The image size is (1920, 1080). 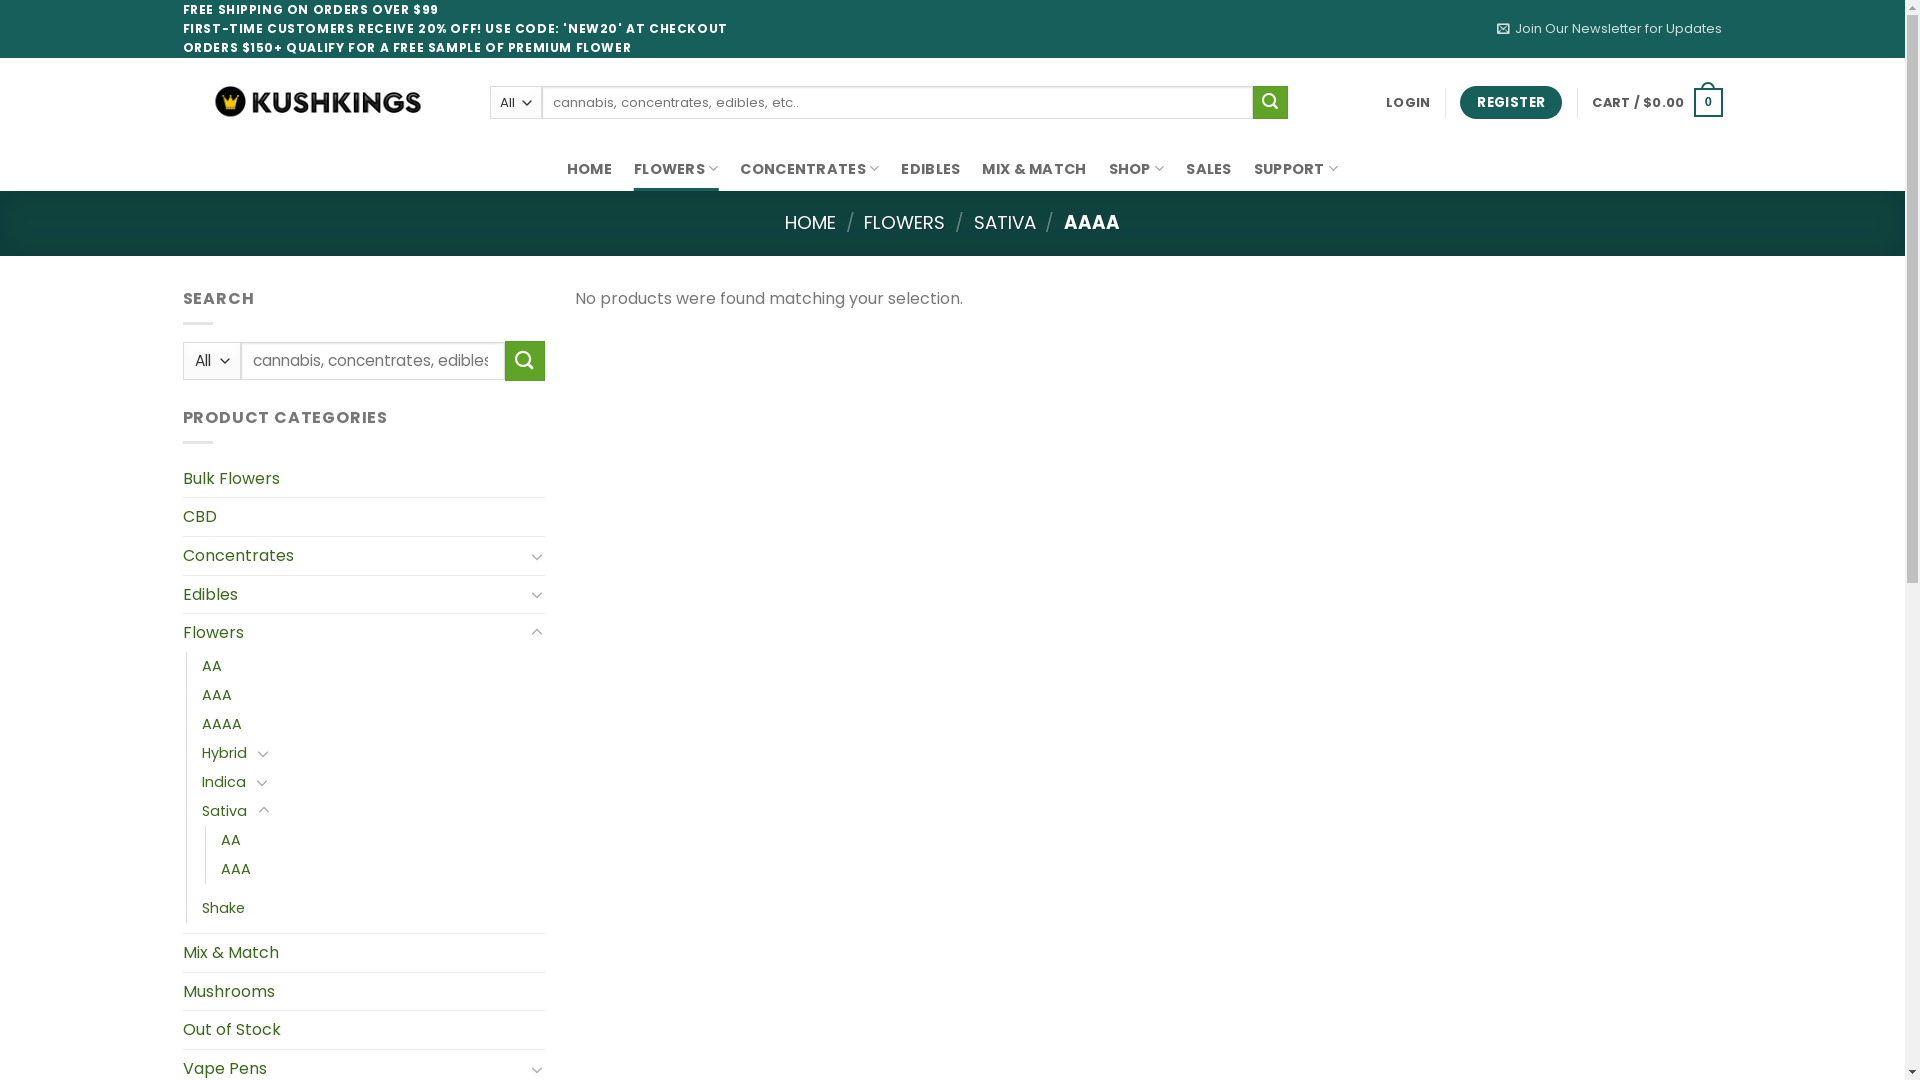 I want to click on 'AAA', so click(x=216, y=694).